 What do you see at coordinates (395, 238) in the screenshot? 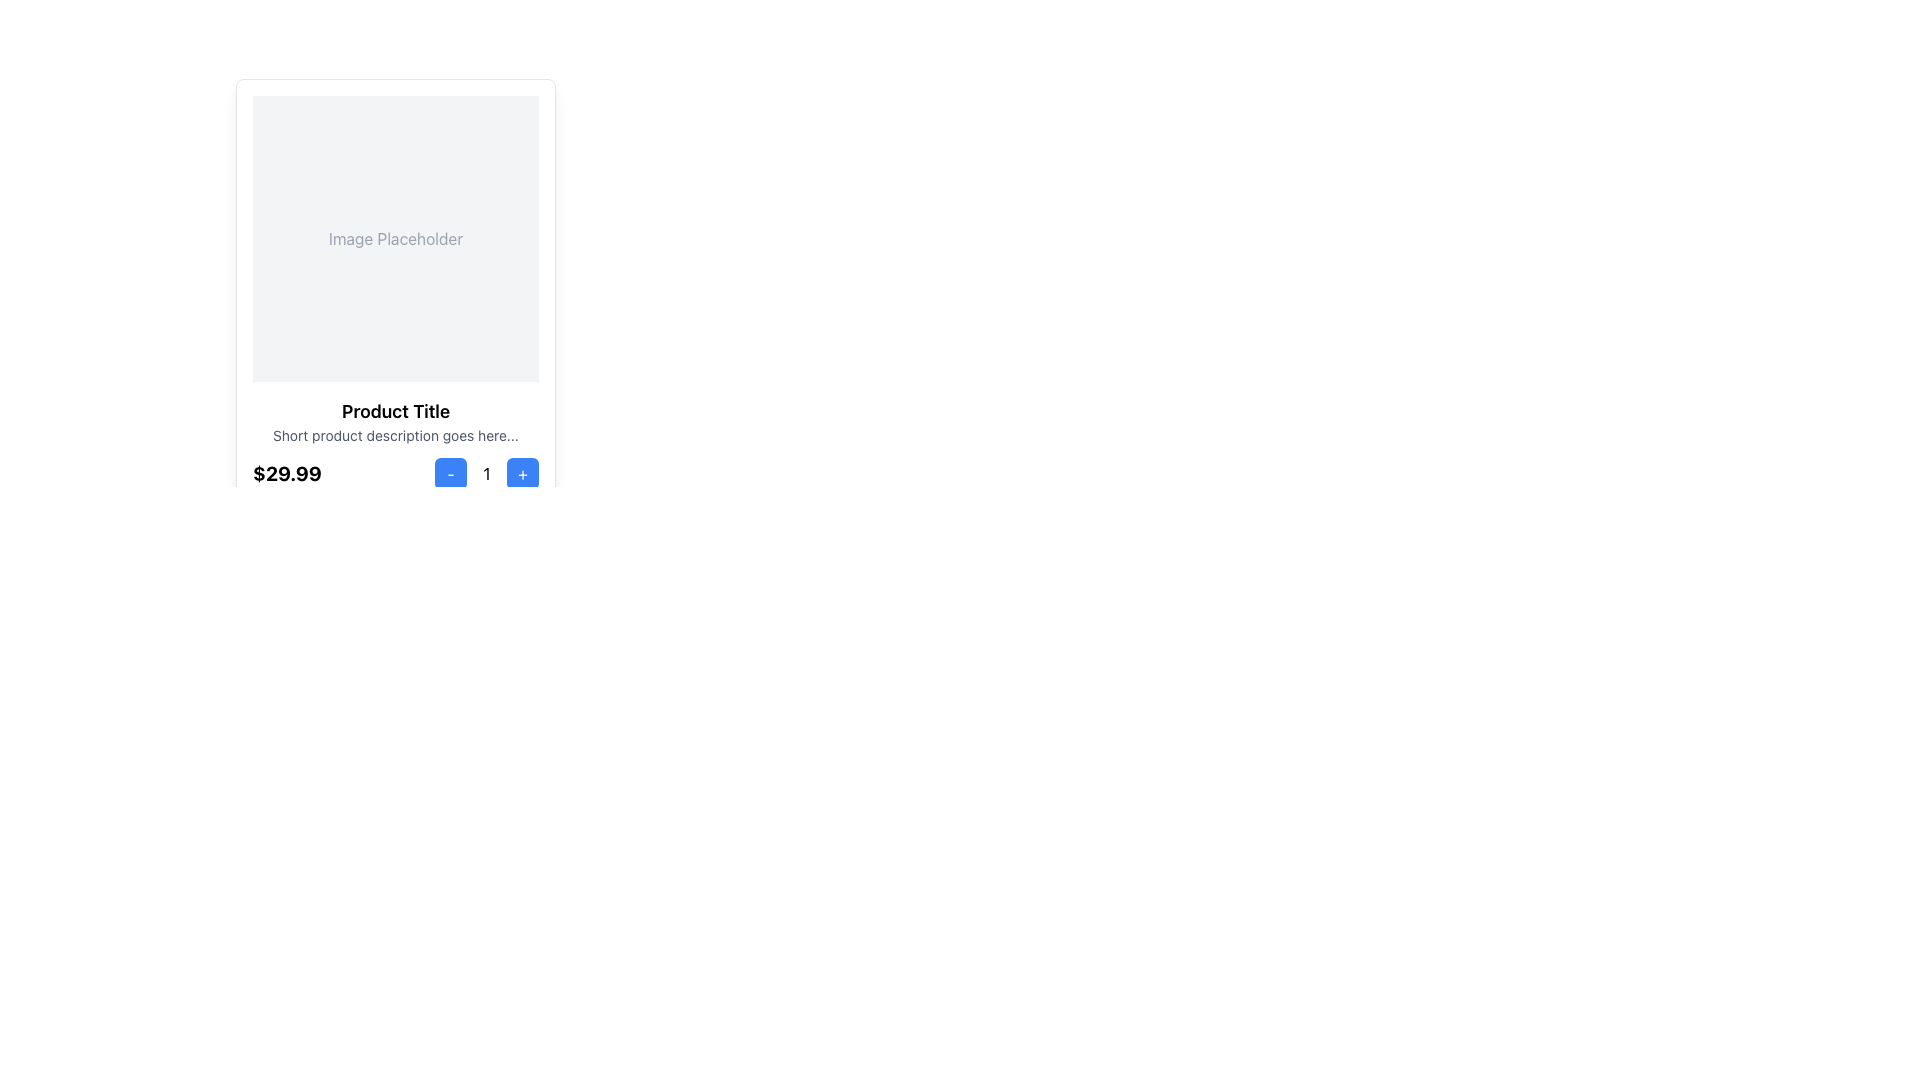
I see `the image placeholder located at the top-central area of the card component, directly above the 'Product Title' text` at bounding box center [395, 238].